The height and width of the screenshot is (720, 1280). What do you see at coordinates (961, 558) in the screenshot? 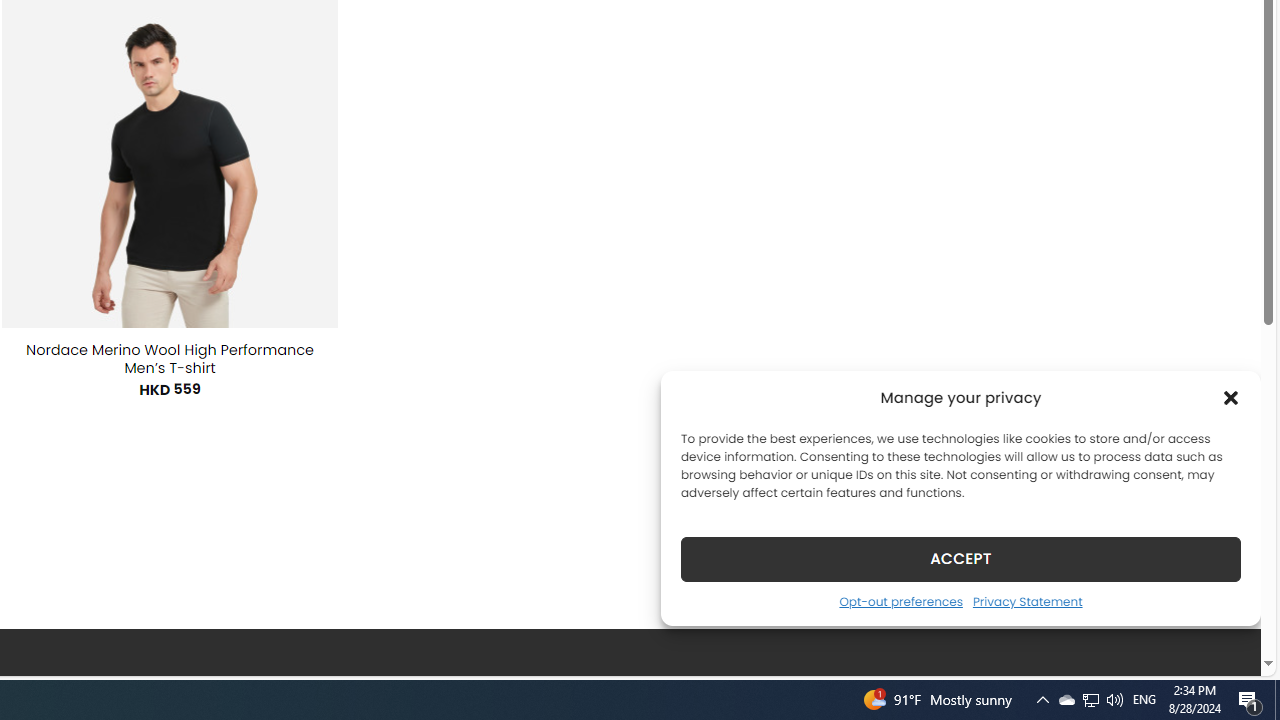
I see `'ACCEPT'` at bounding box center [961, 558].